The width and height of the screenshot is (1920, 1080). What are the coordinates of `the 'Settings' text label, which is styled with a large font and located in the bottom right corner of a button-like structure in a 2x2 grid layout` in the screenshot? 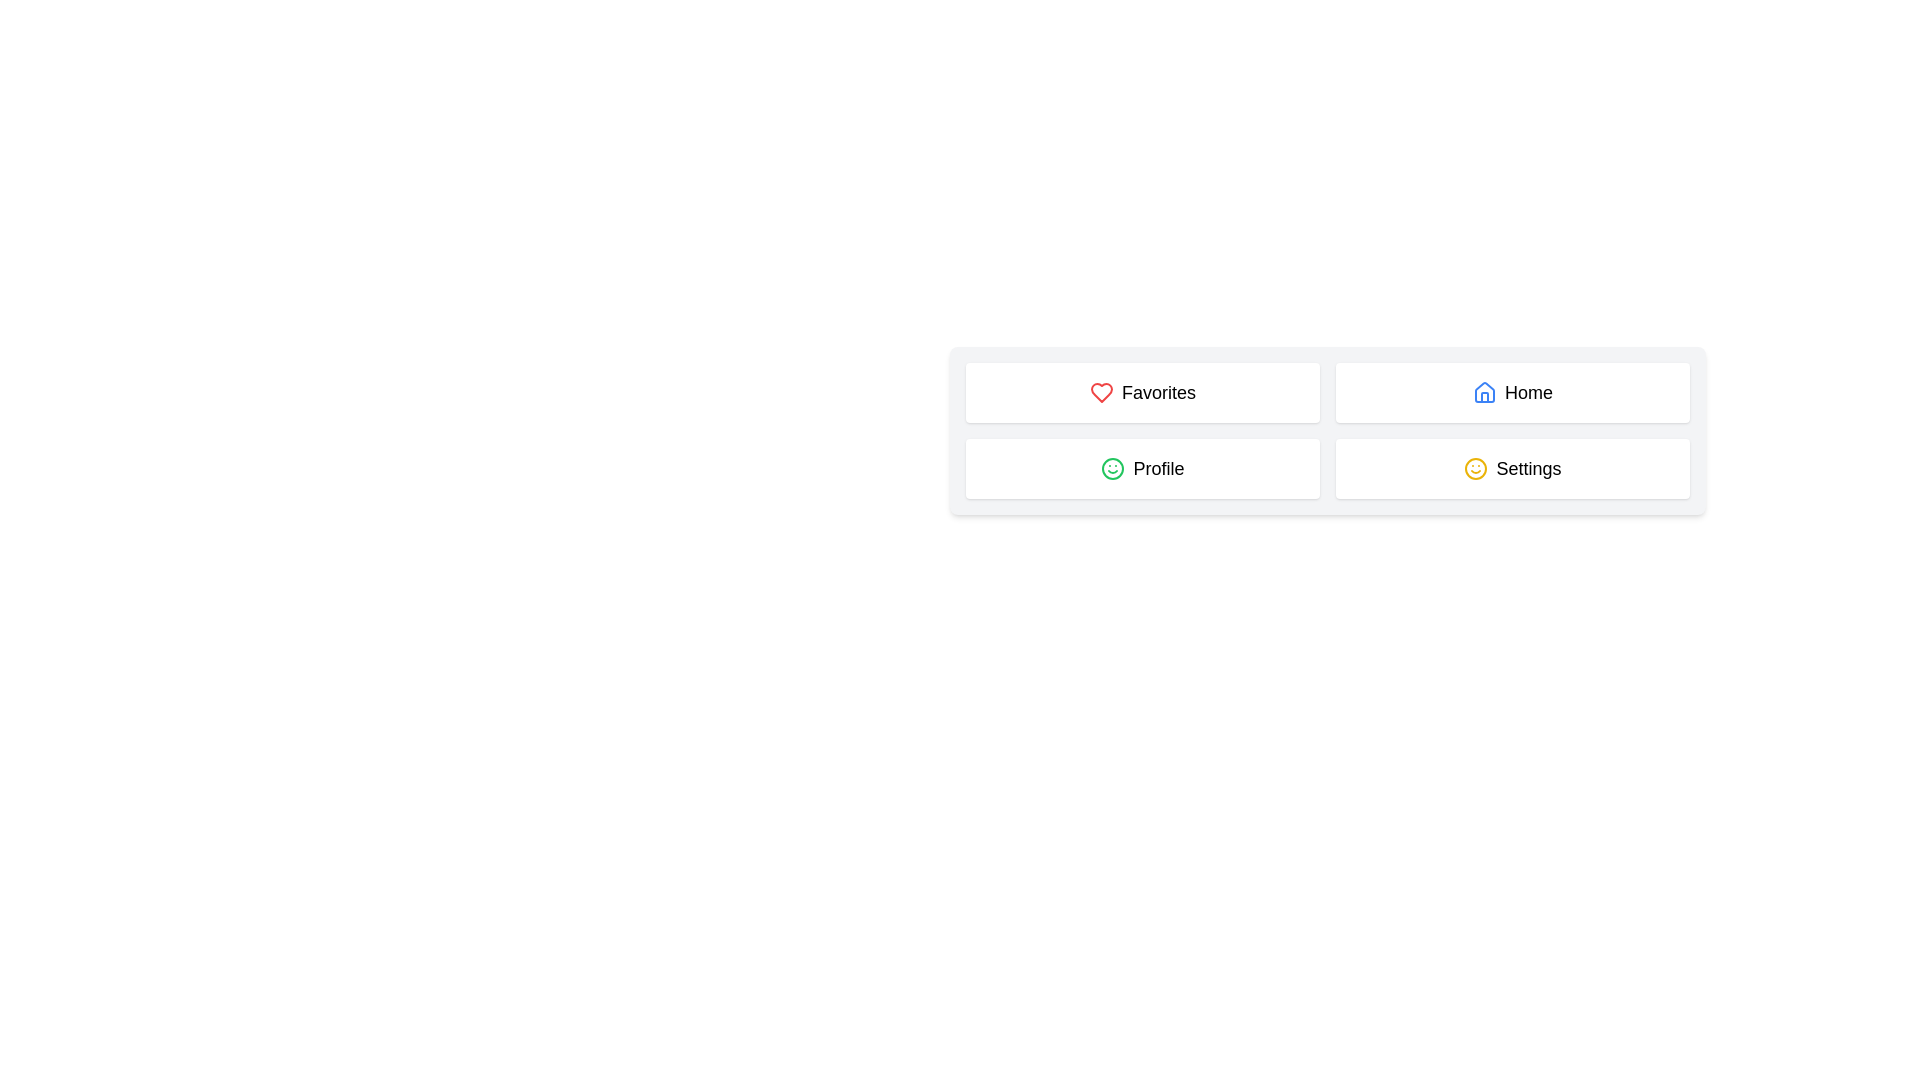 It's located at (1527, 469).